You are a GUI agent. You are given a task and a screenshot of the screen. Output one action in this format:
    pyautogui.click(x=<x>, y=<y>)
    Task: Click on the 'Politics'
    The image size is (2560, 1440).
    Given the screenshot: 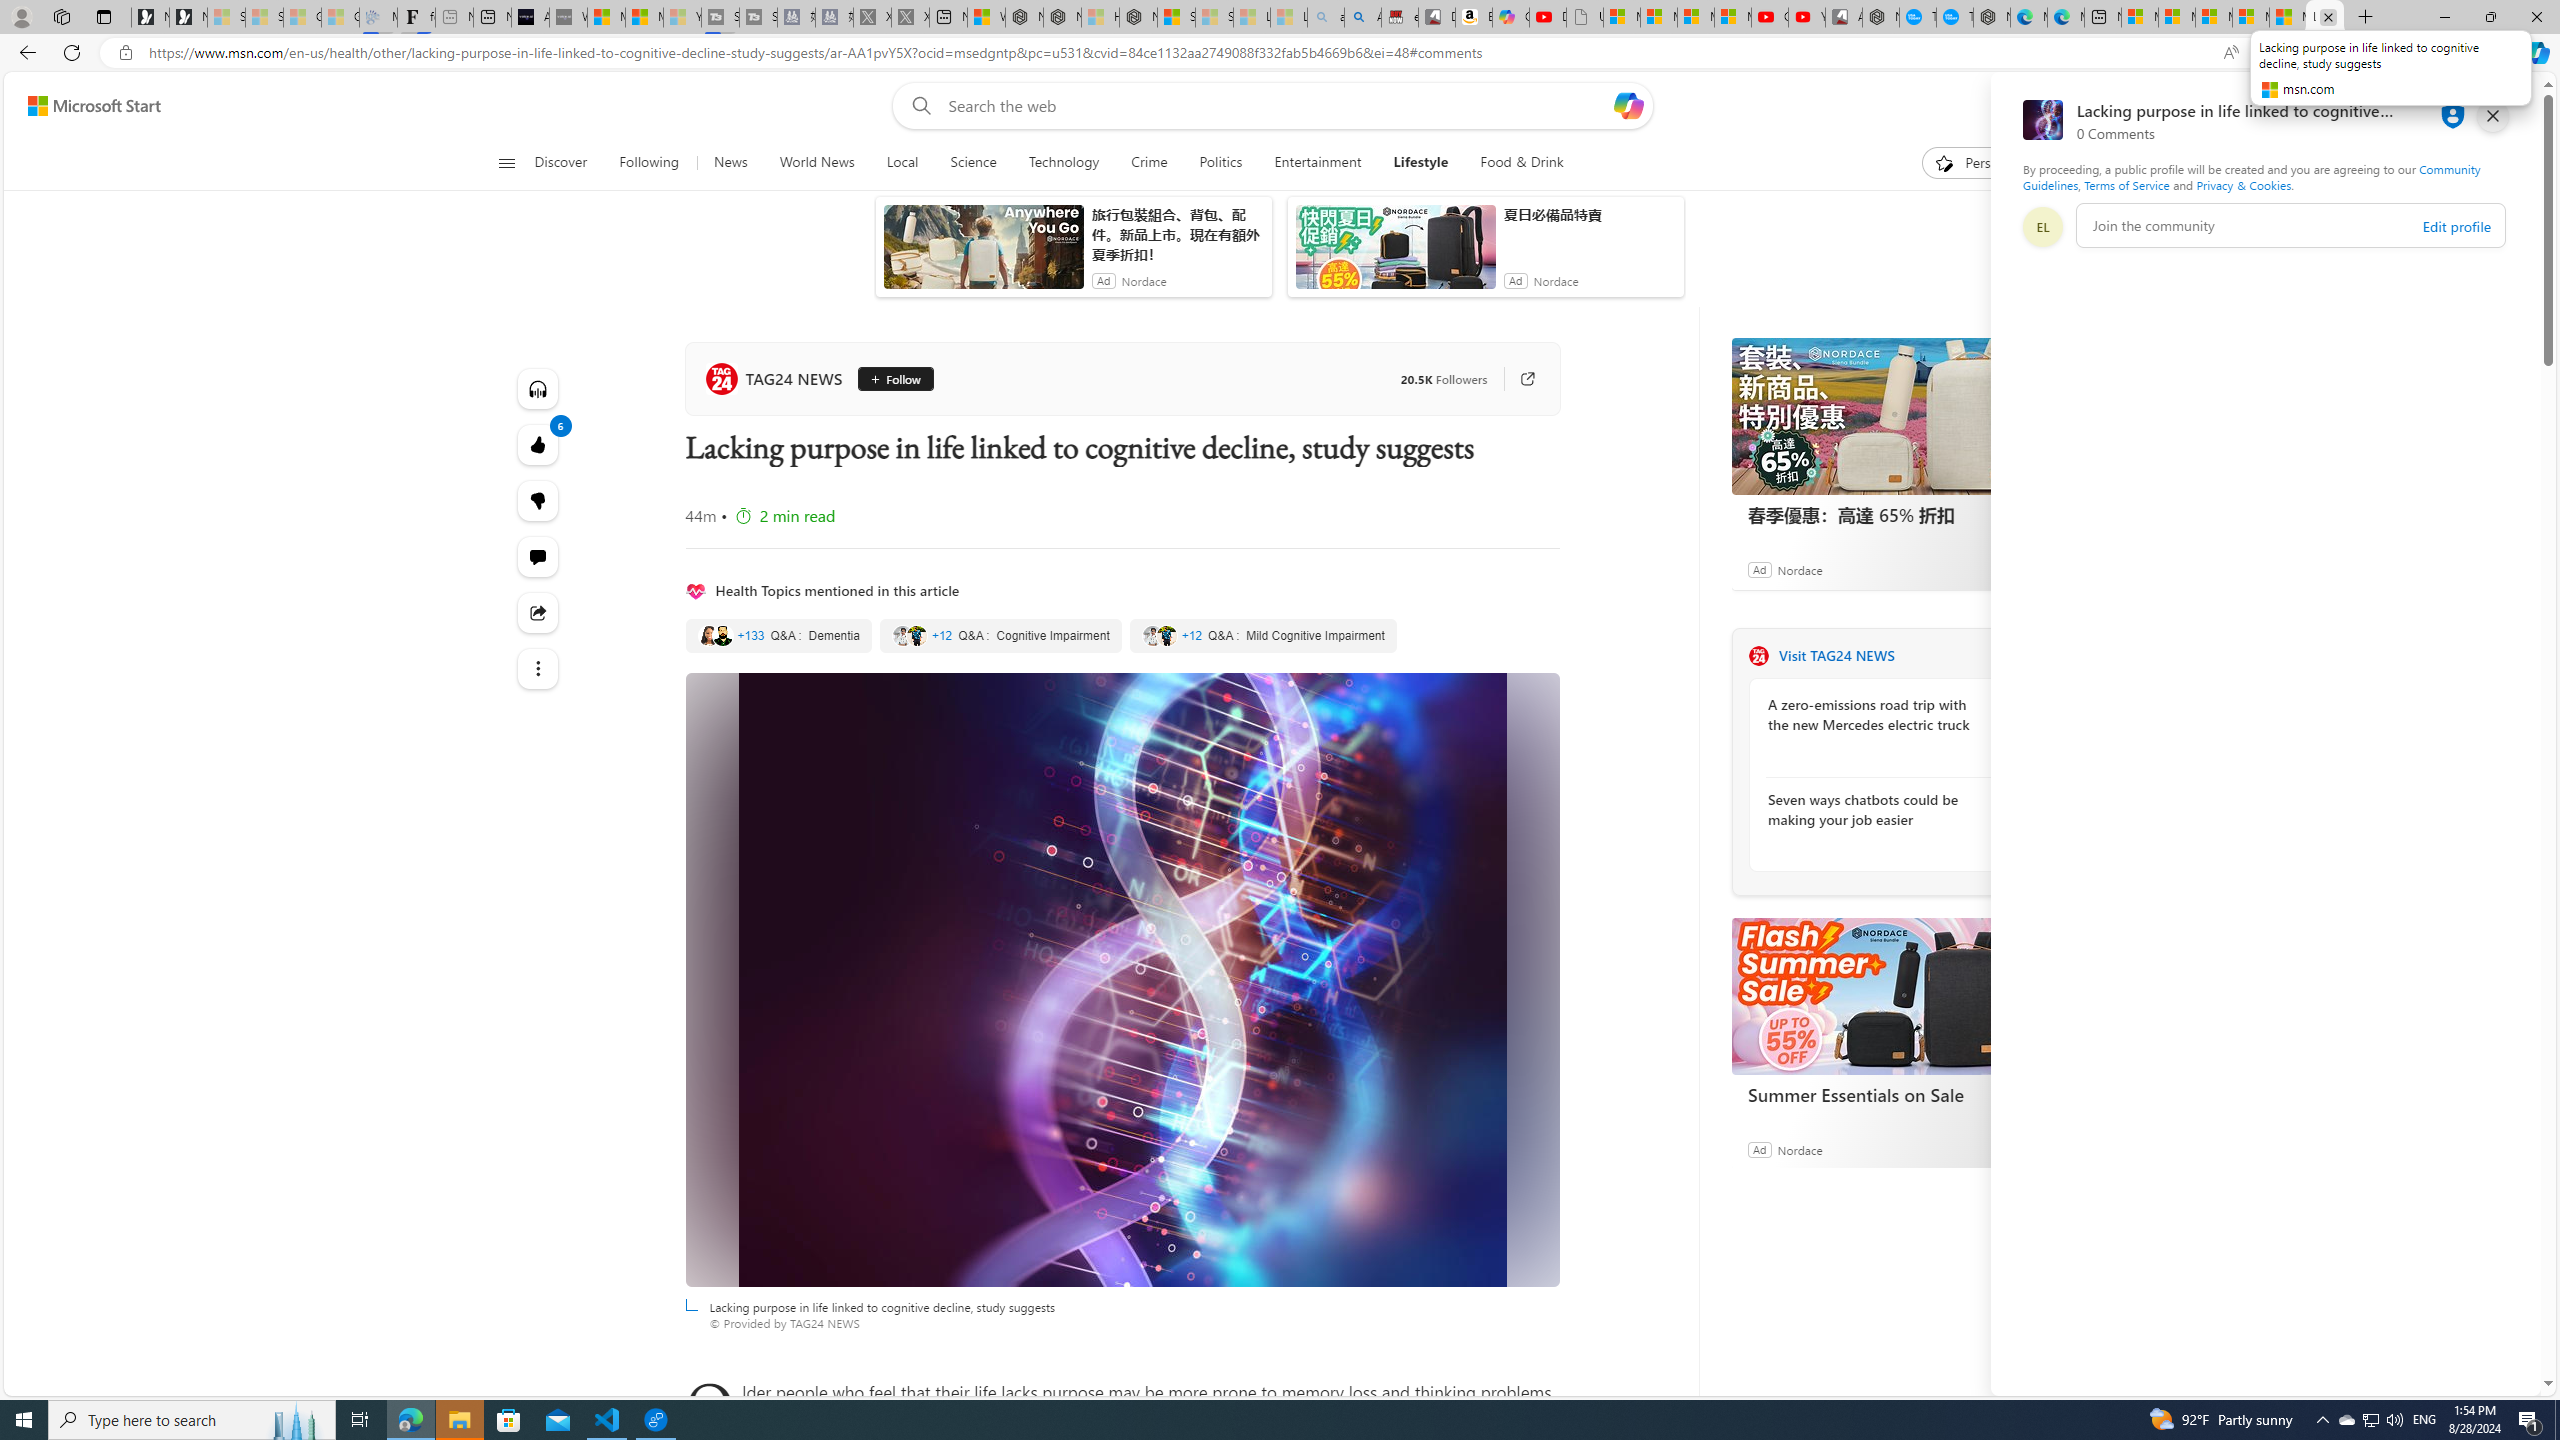 What is the action you would take?
    pyautogui.click(x=1220, y=162)
    